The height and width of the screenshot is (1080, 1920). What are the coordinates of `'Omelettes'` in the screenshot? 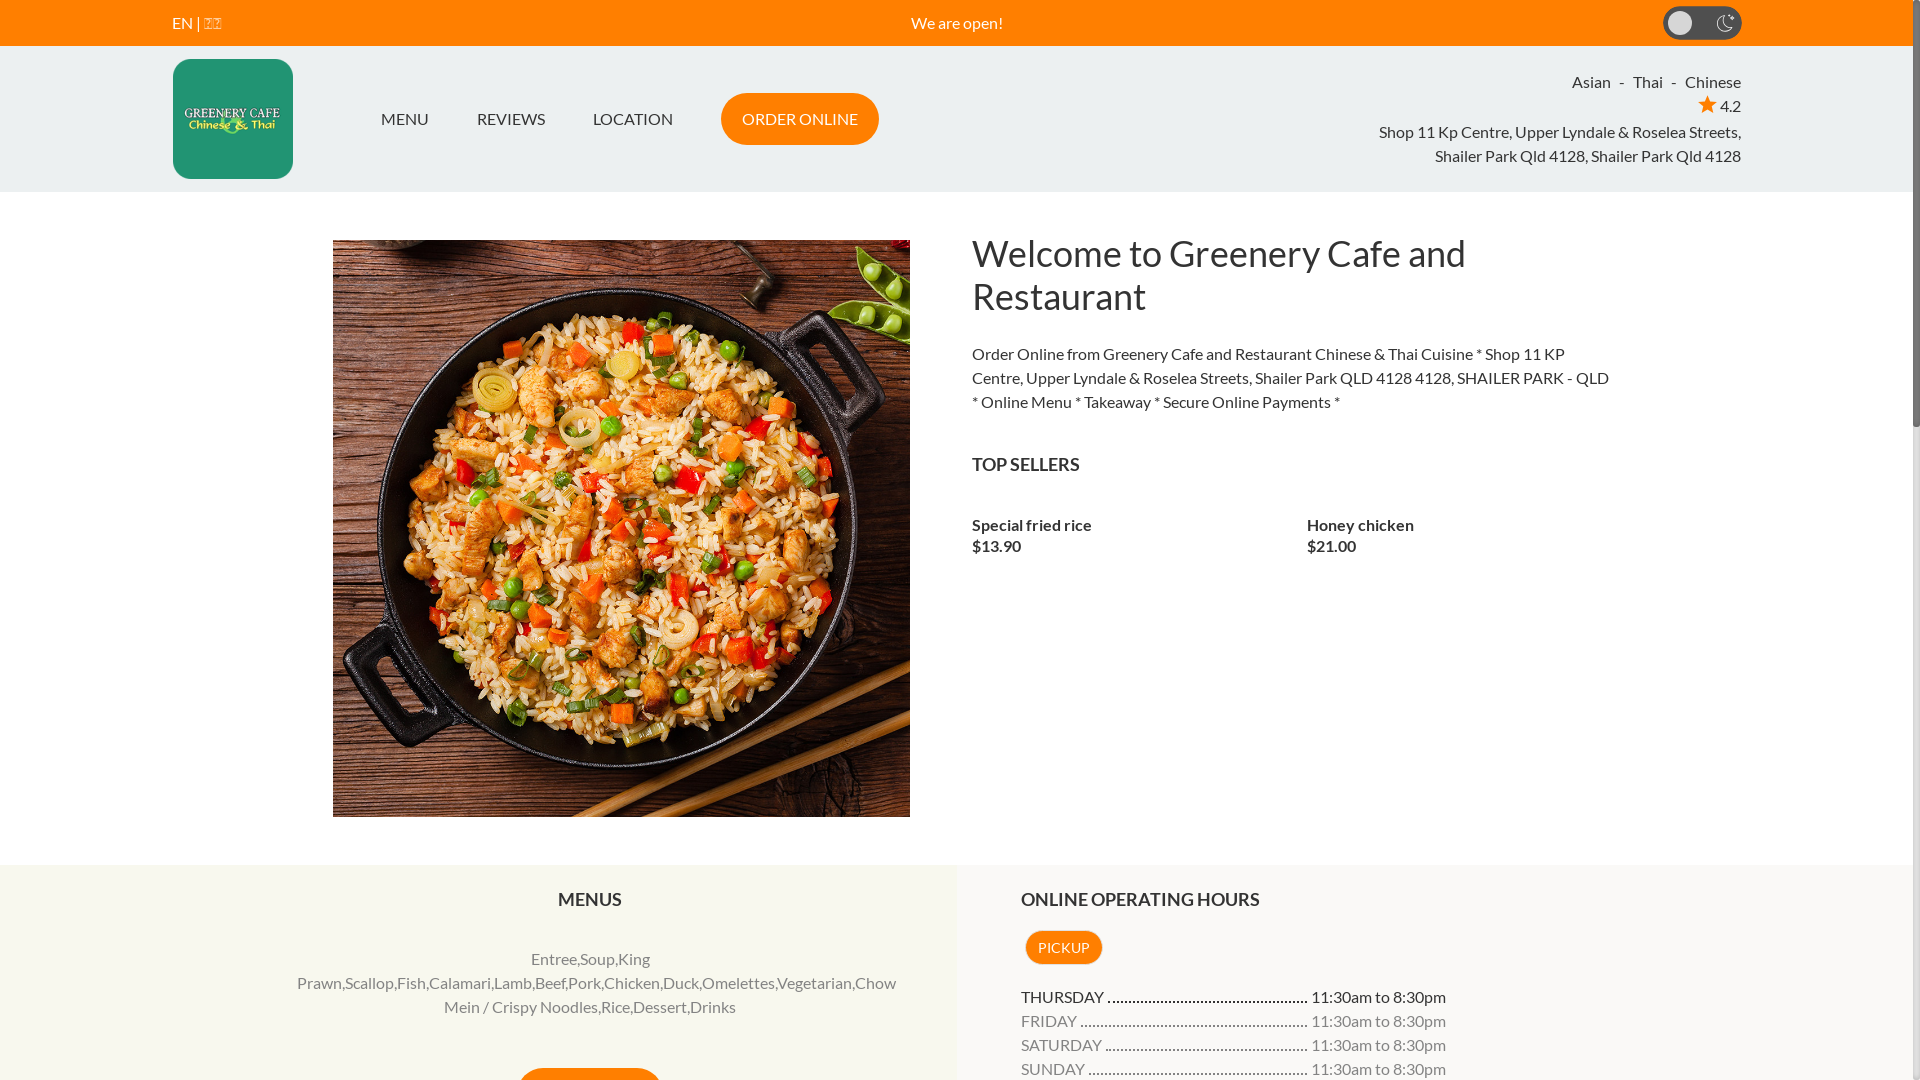 It's located at (701, 981).